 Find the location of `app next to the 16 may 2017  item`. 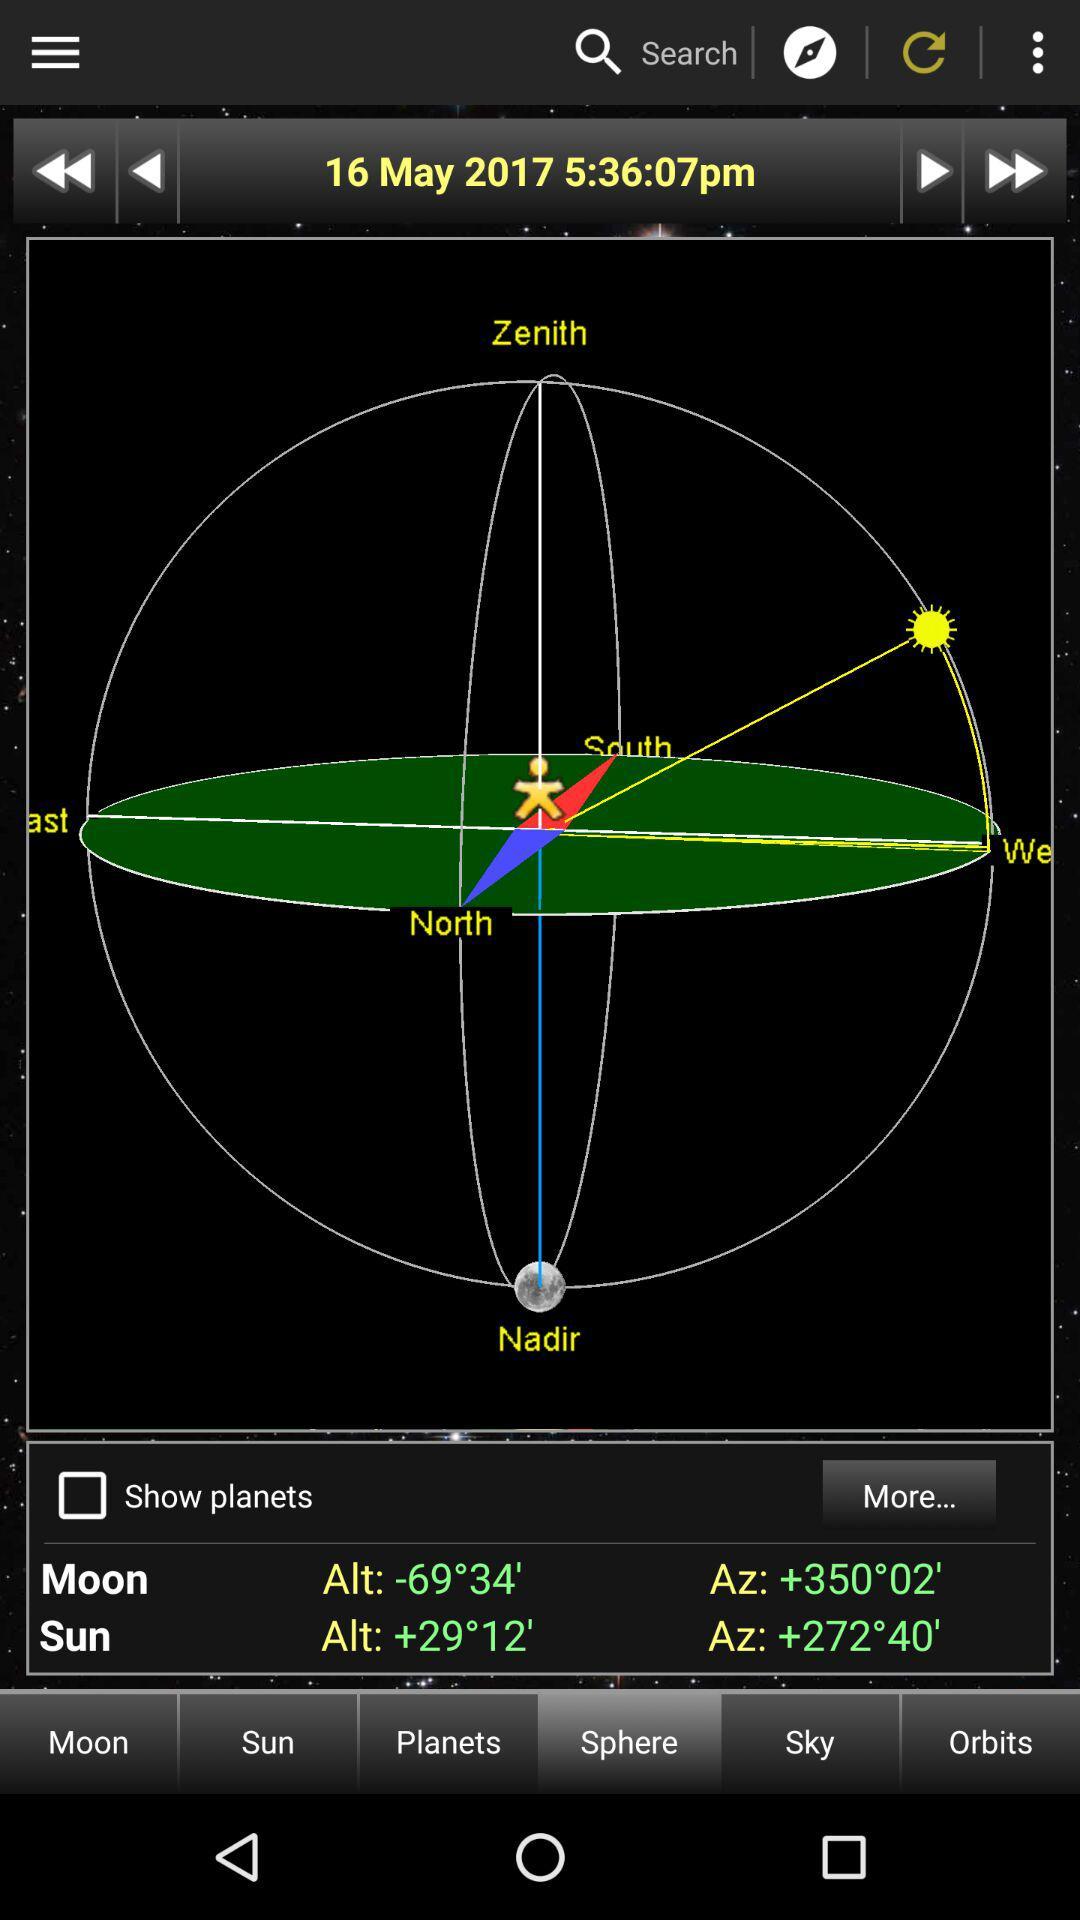

app next to the 16 may 2017  item is located at coordinates (631, 171).